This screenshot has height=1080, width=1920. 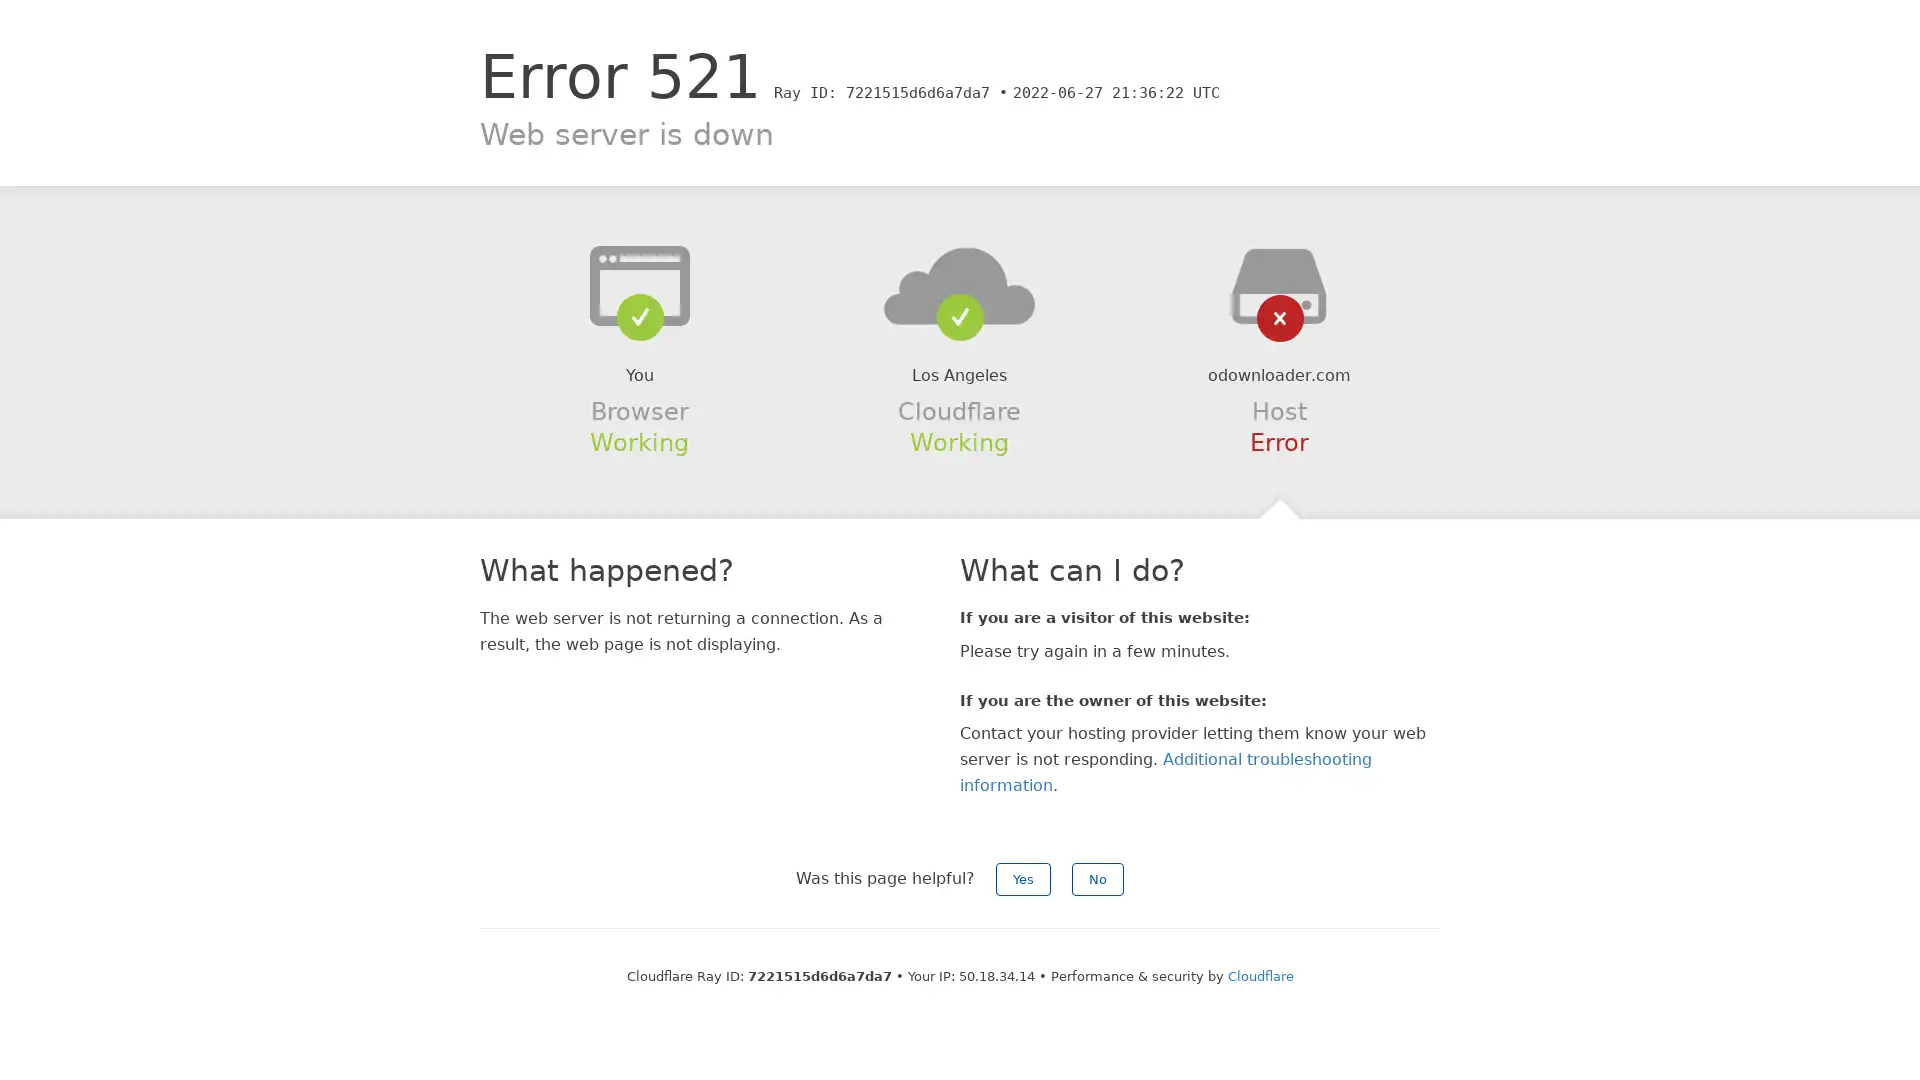 What do you see at coordinates (1023, 878) in the screenshot?
I see `Yes` at bounding box center [1023, 878].